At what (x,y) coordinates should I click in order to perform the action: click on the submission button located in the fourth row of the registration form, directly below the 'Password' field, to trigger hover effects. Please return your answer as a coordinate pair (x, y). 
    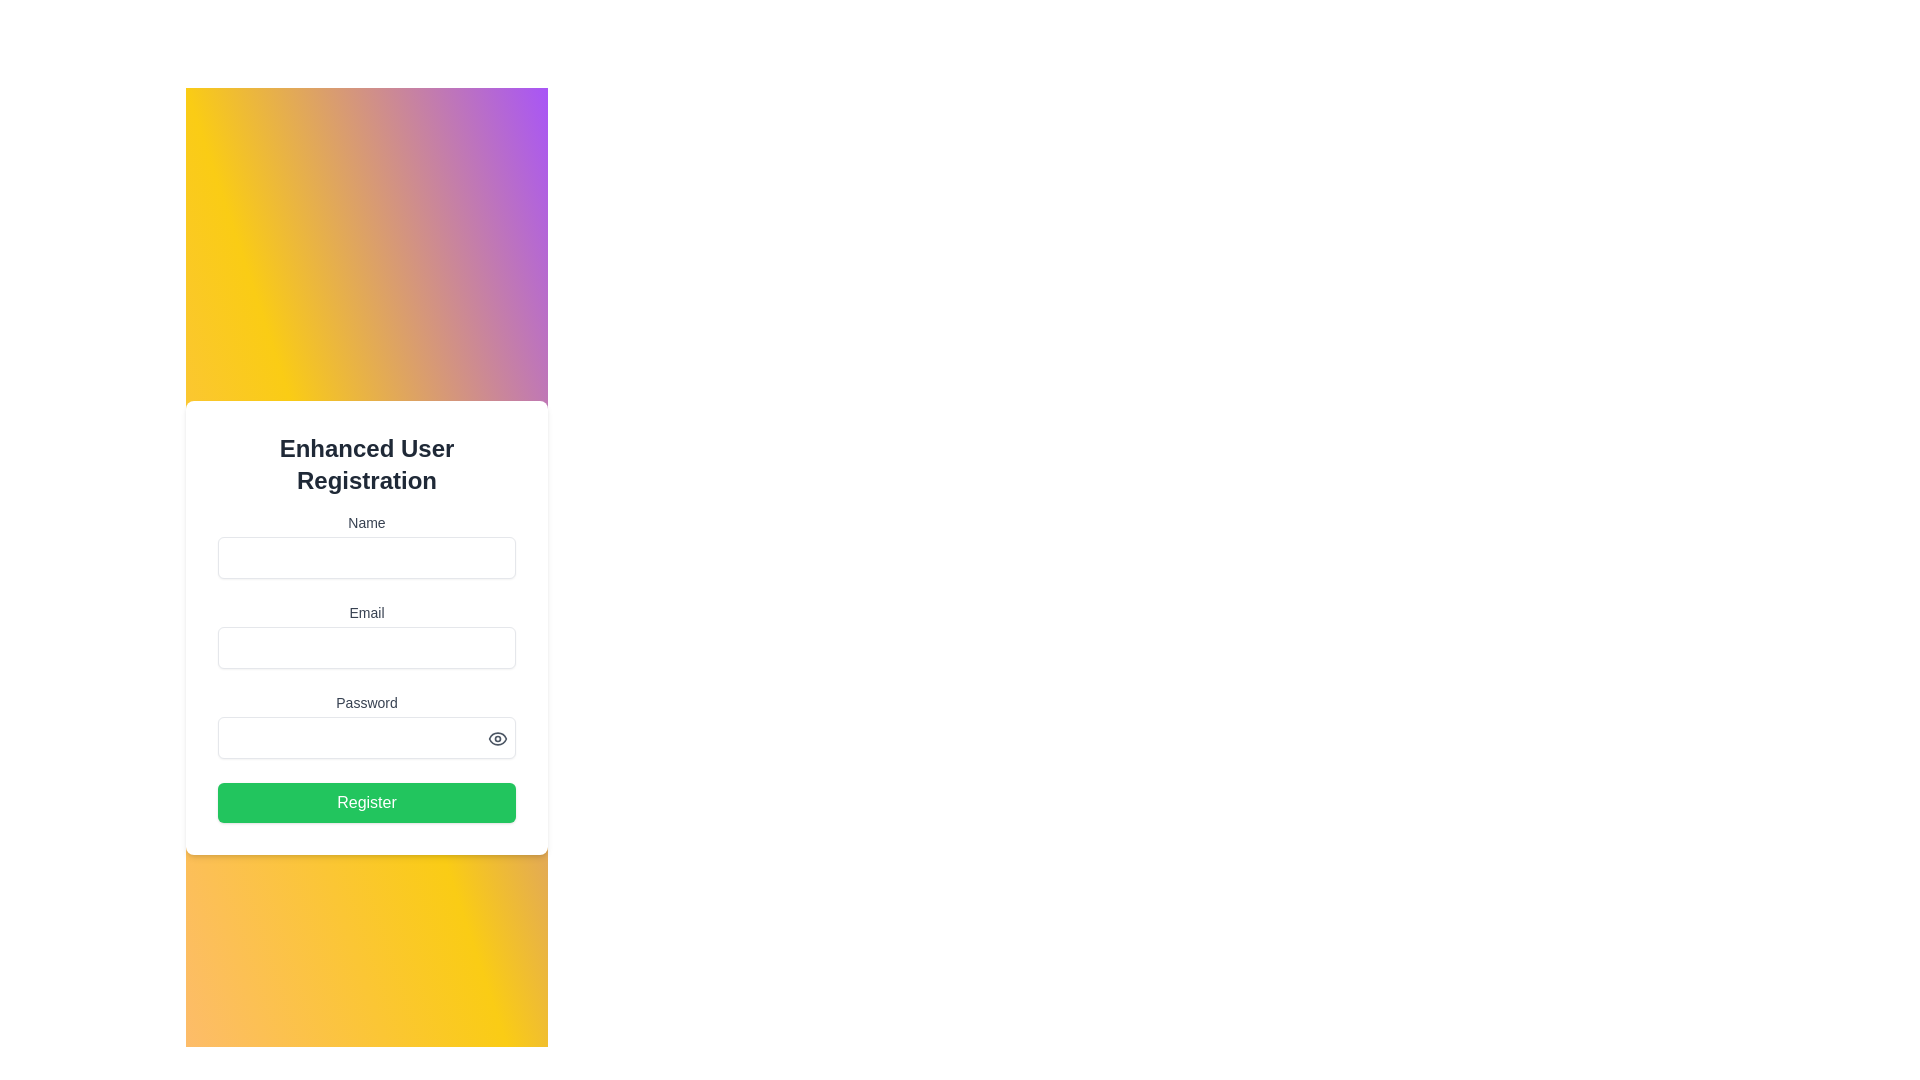
    Looking at the image, I should click on (366, 801).